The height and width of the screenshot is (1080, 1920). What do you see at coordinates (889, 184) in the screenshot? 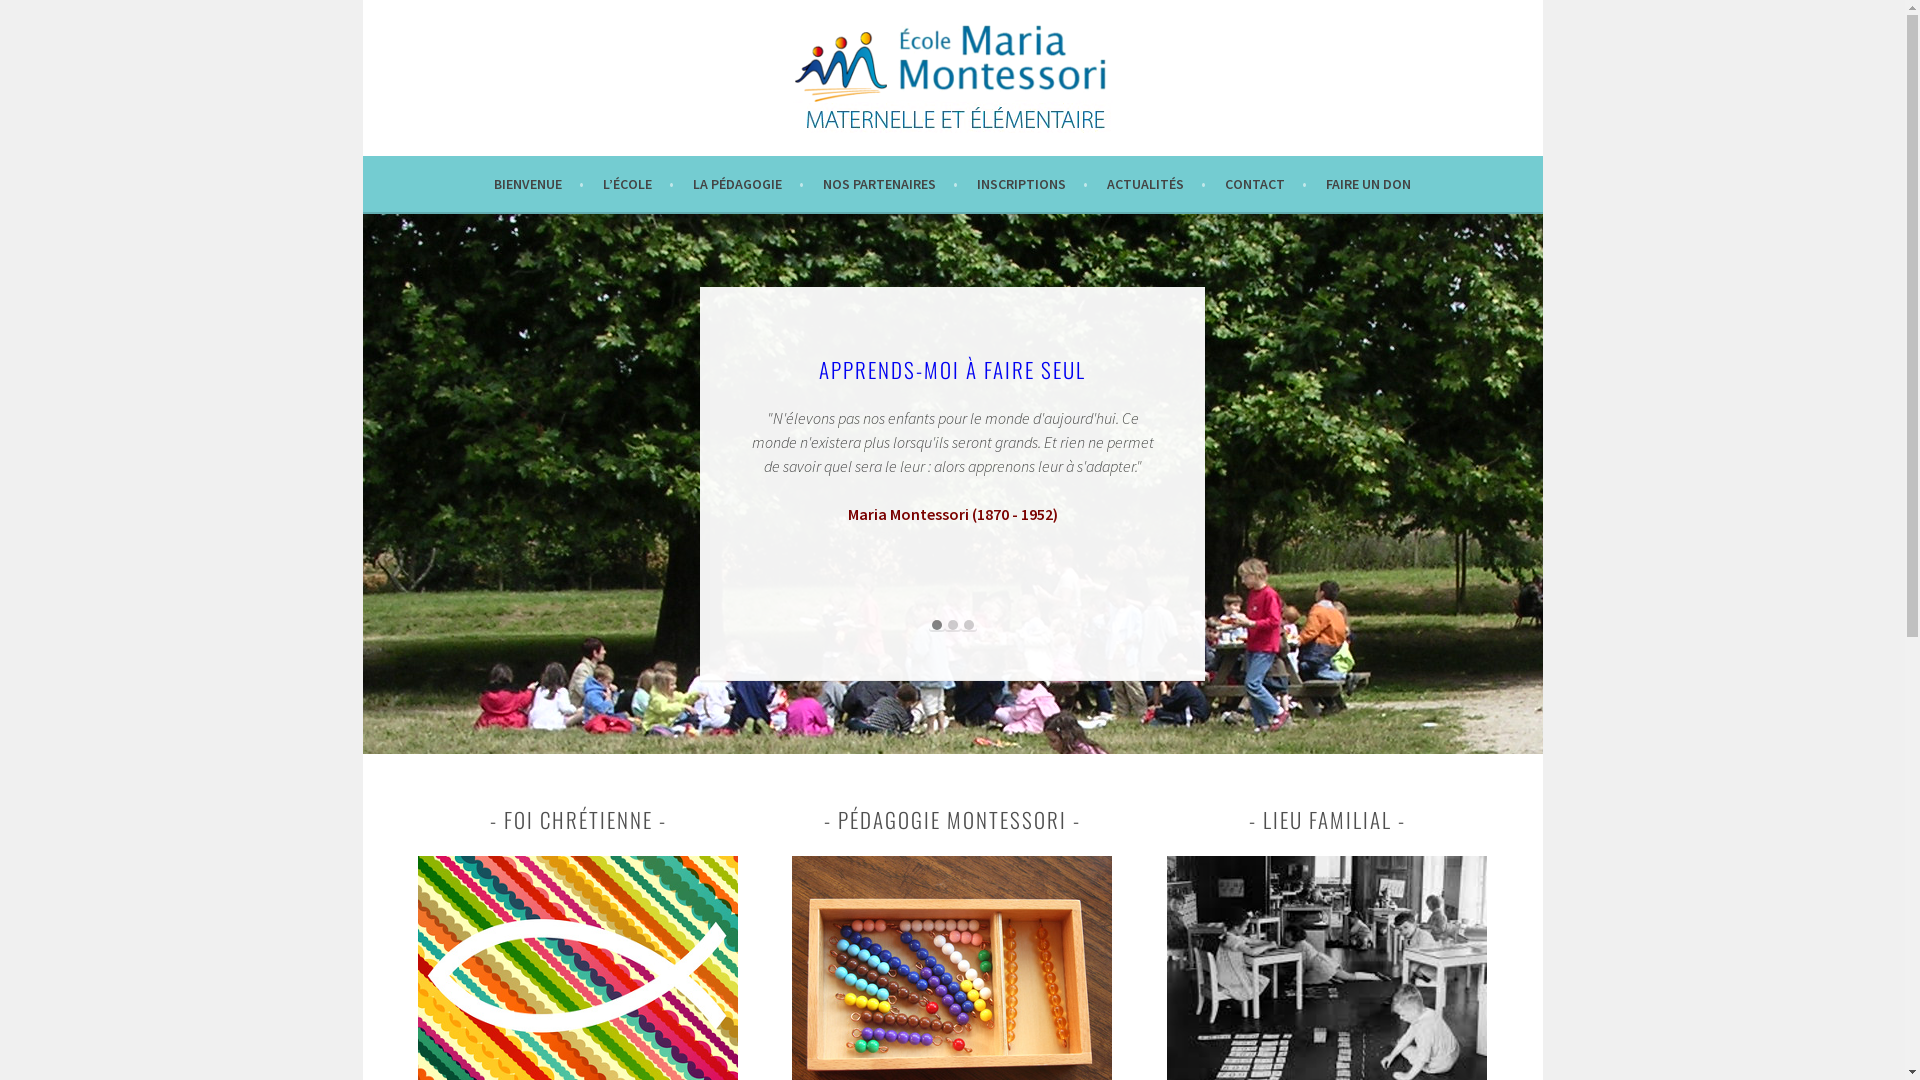
I see `'NOS PARTENAIRES'` at bounding box center [889, 184].